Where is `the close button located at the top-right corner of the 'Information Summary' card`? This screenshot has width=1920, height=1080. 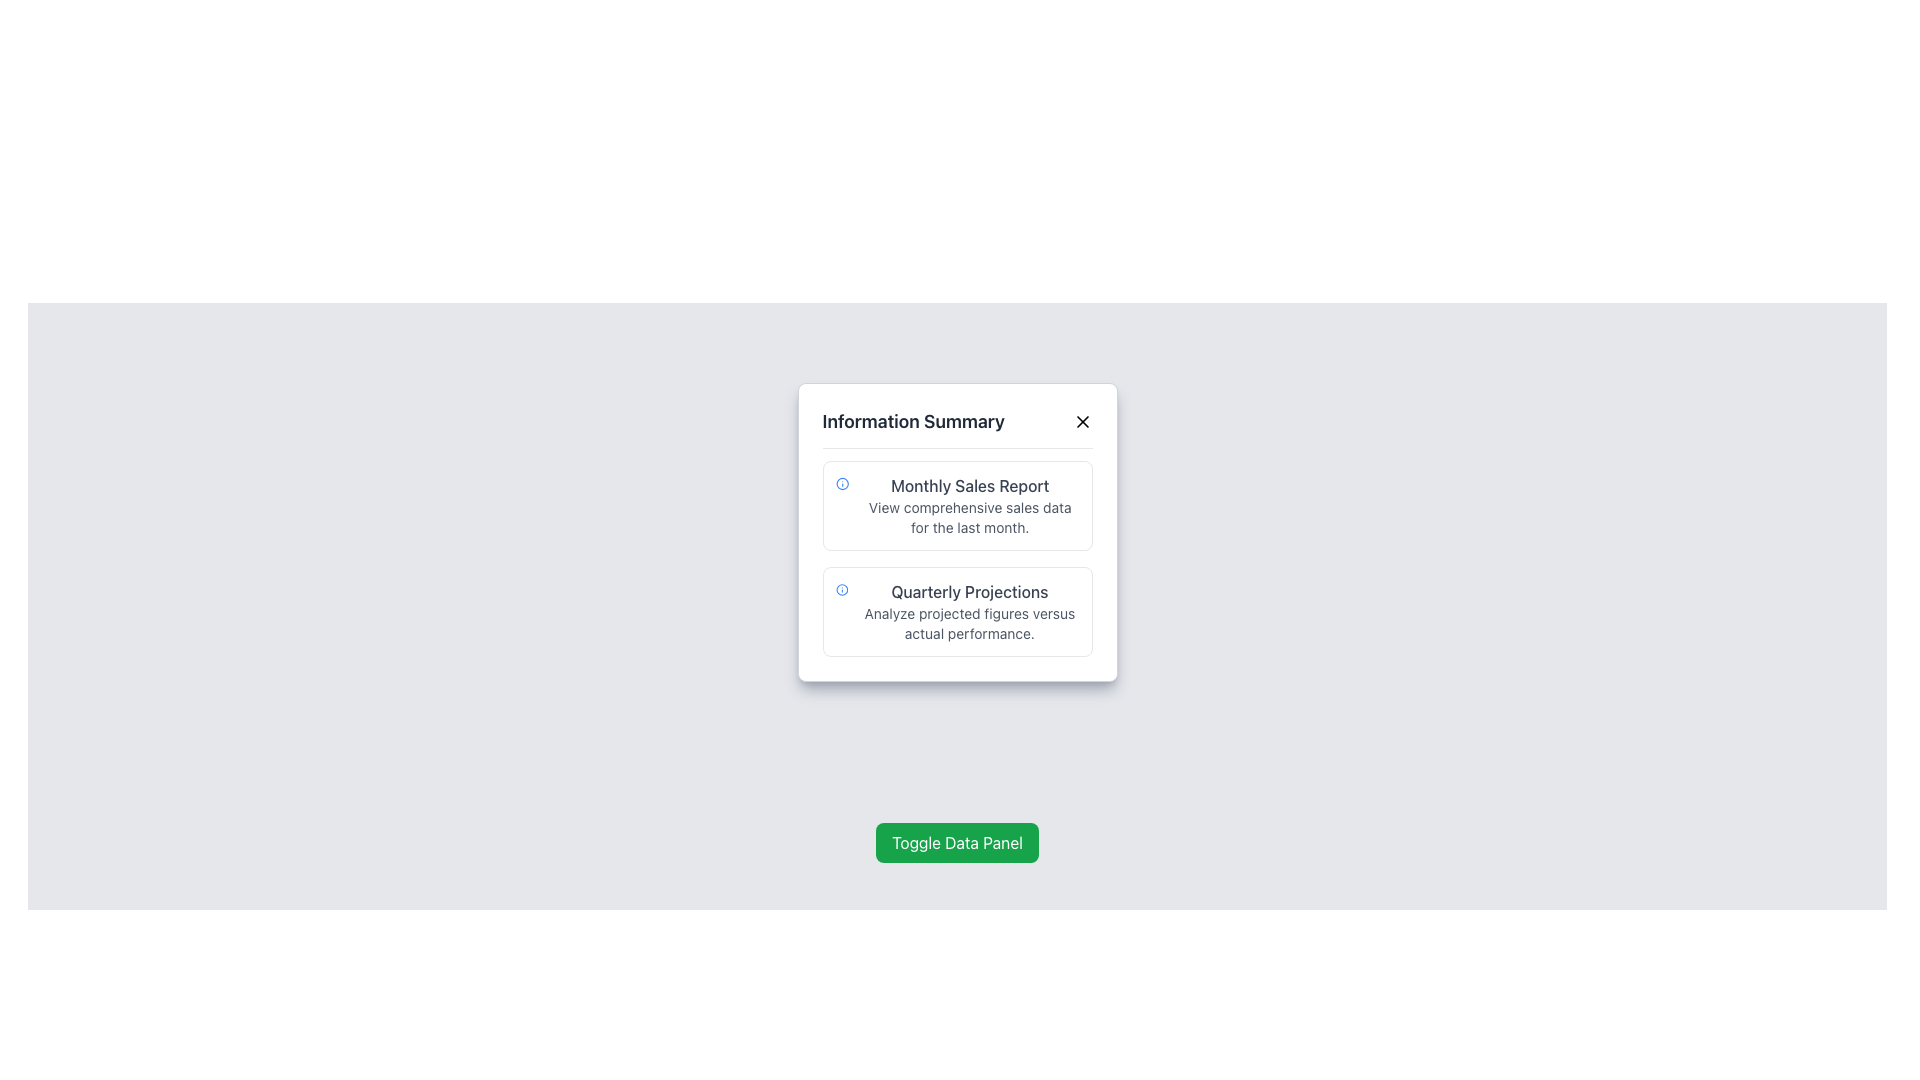
the close button located at the top-right corner of the 'Information Summary' card is located at coordinates (1081, 420).